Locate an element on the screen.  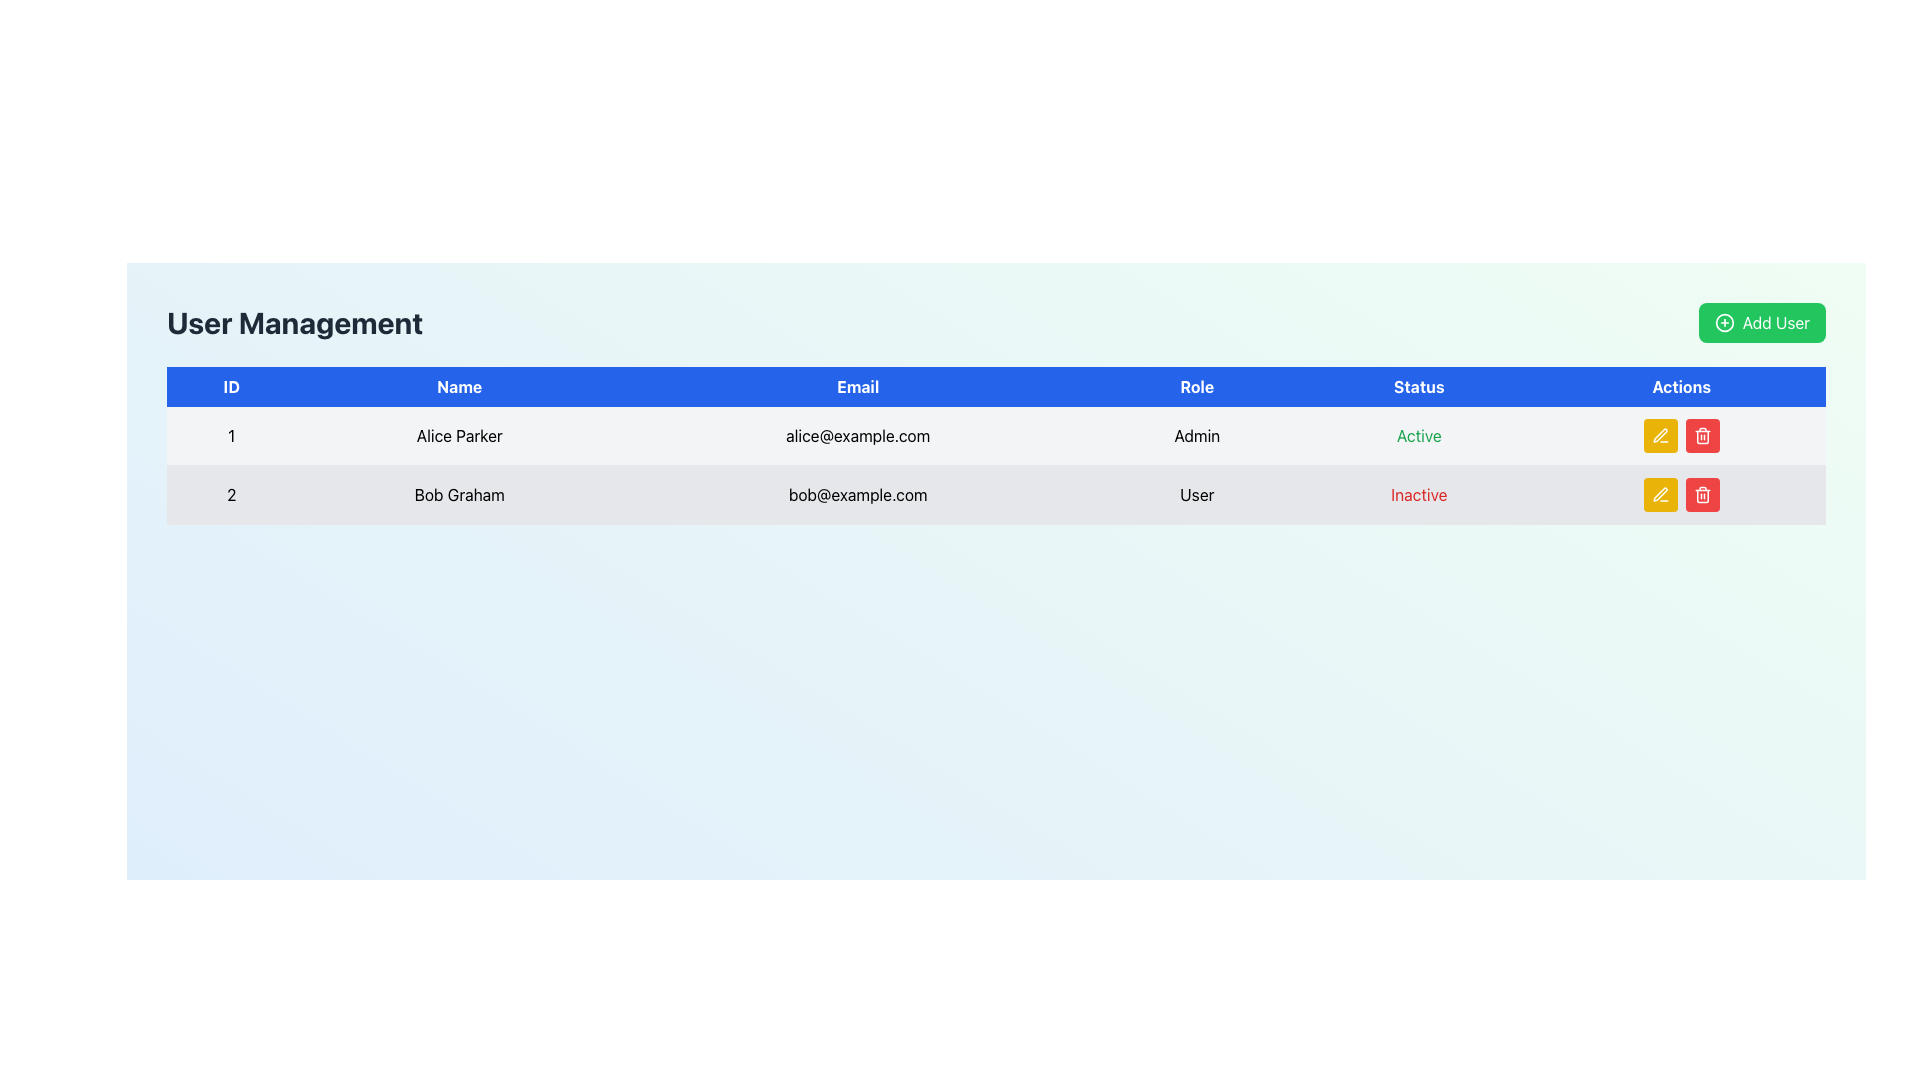
the yellow button with a white pen icon, which is the first button in the 'Actions' column of the second row in the table is located at coordinates (1660, 494).